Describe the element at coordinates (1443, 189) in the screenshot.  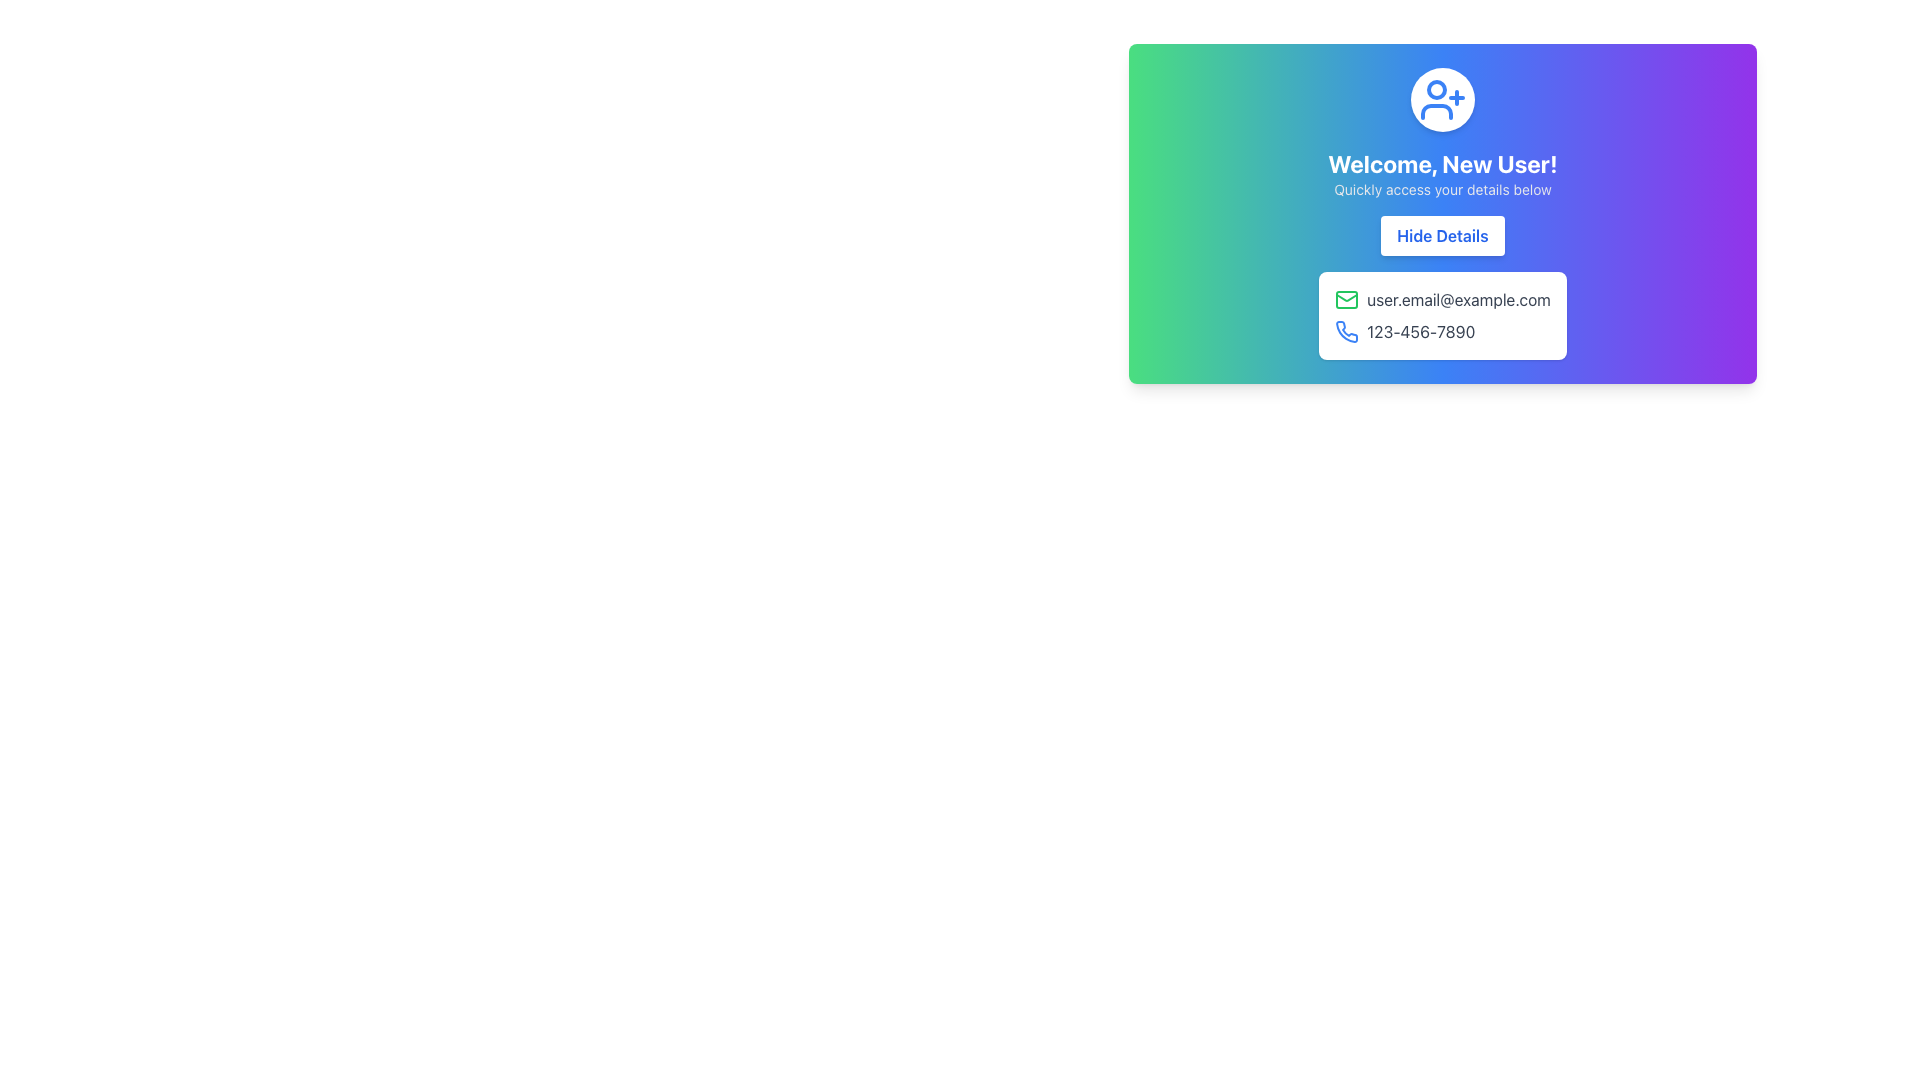
I see `the static text displaying 'Quickly access your details below.' which is located beneath the header 'Welcome, New User!' and above the 'Hide Details' button` at that location.